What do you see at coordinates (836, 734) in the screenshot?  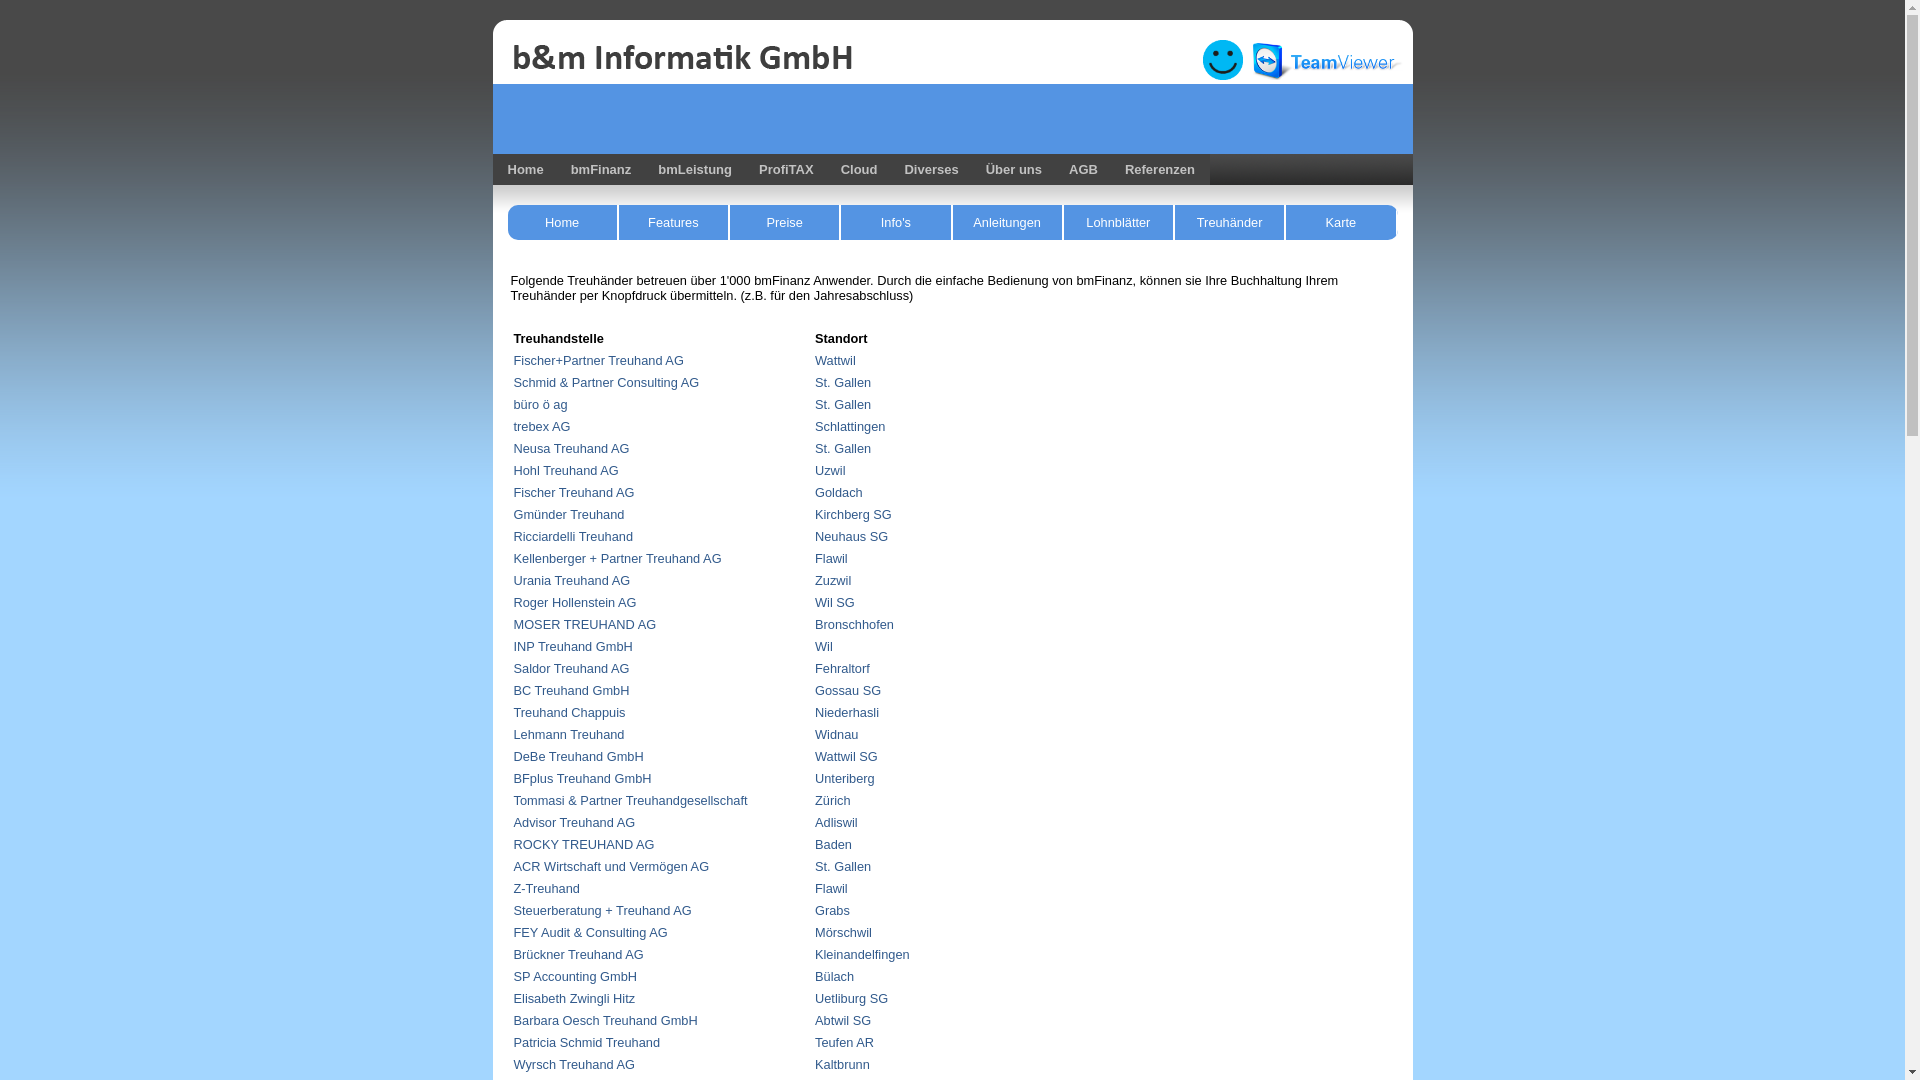 I see `'Widnau'` at bounding box center [836, 734].